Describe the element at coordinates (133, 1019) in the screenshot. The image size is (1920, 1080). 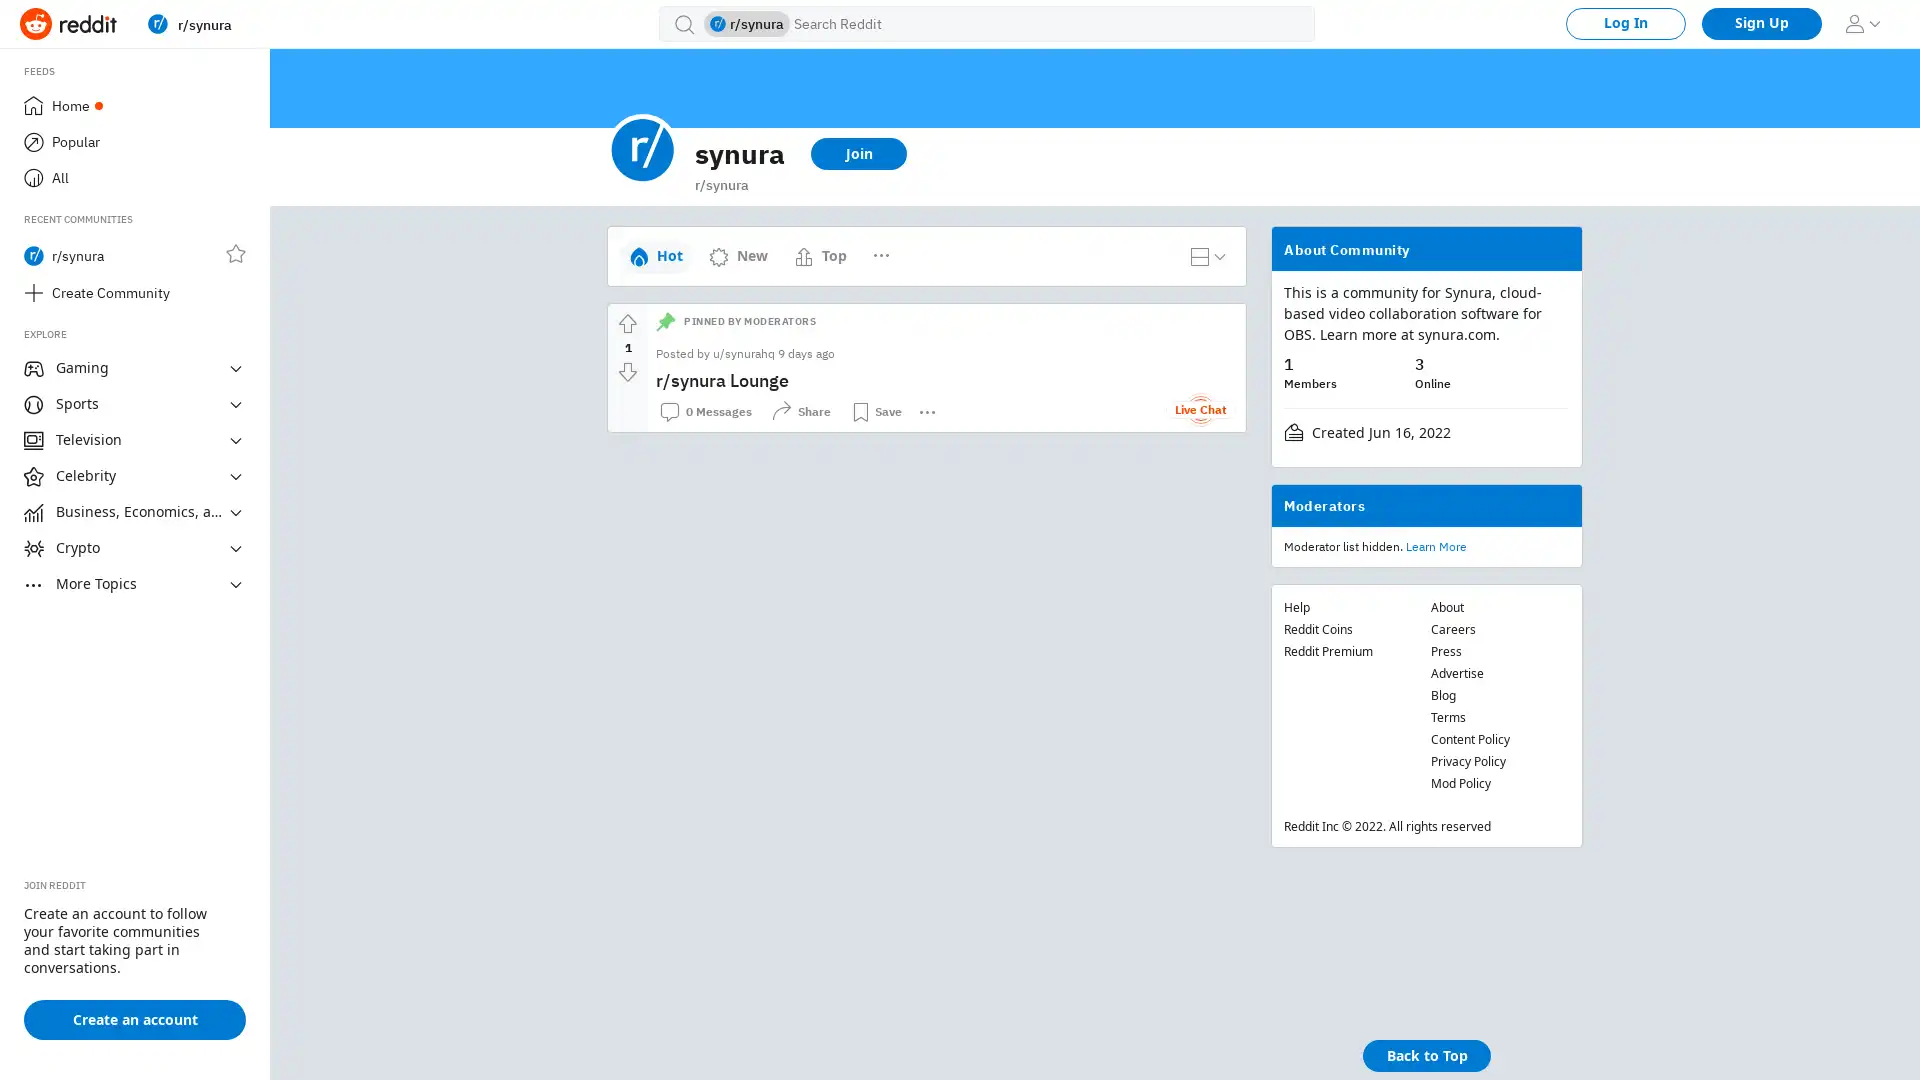
I see `Create an account` at that location.